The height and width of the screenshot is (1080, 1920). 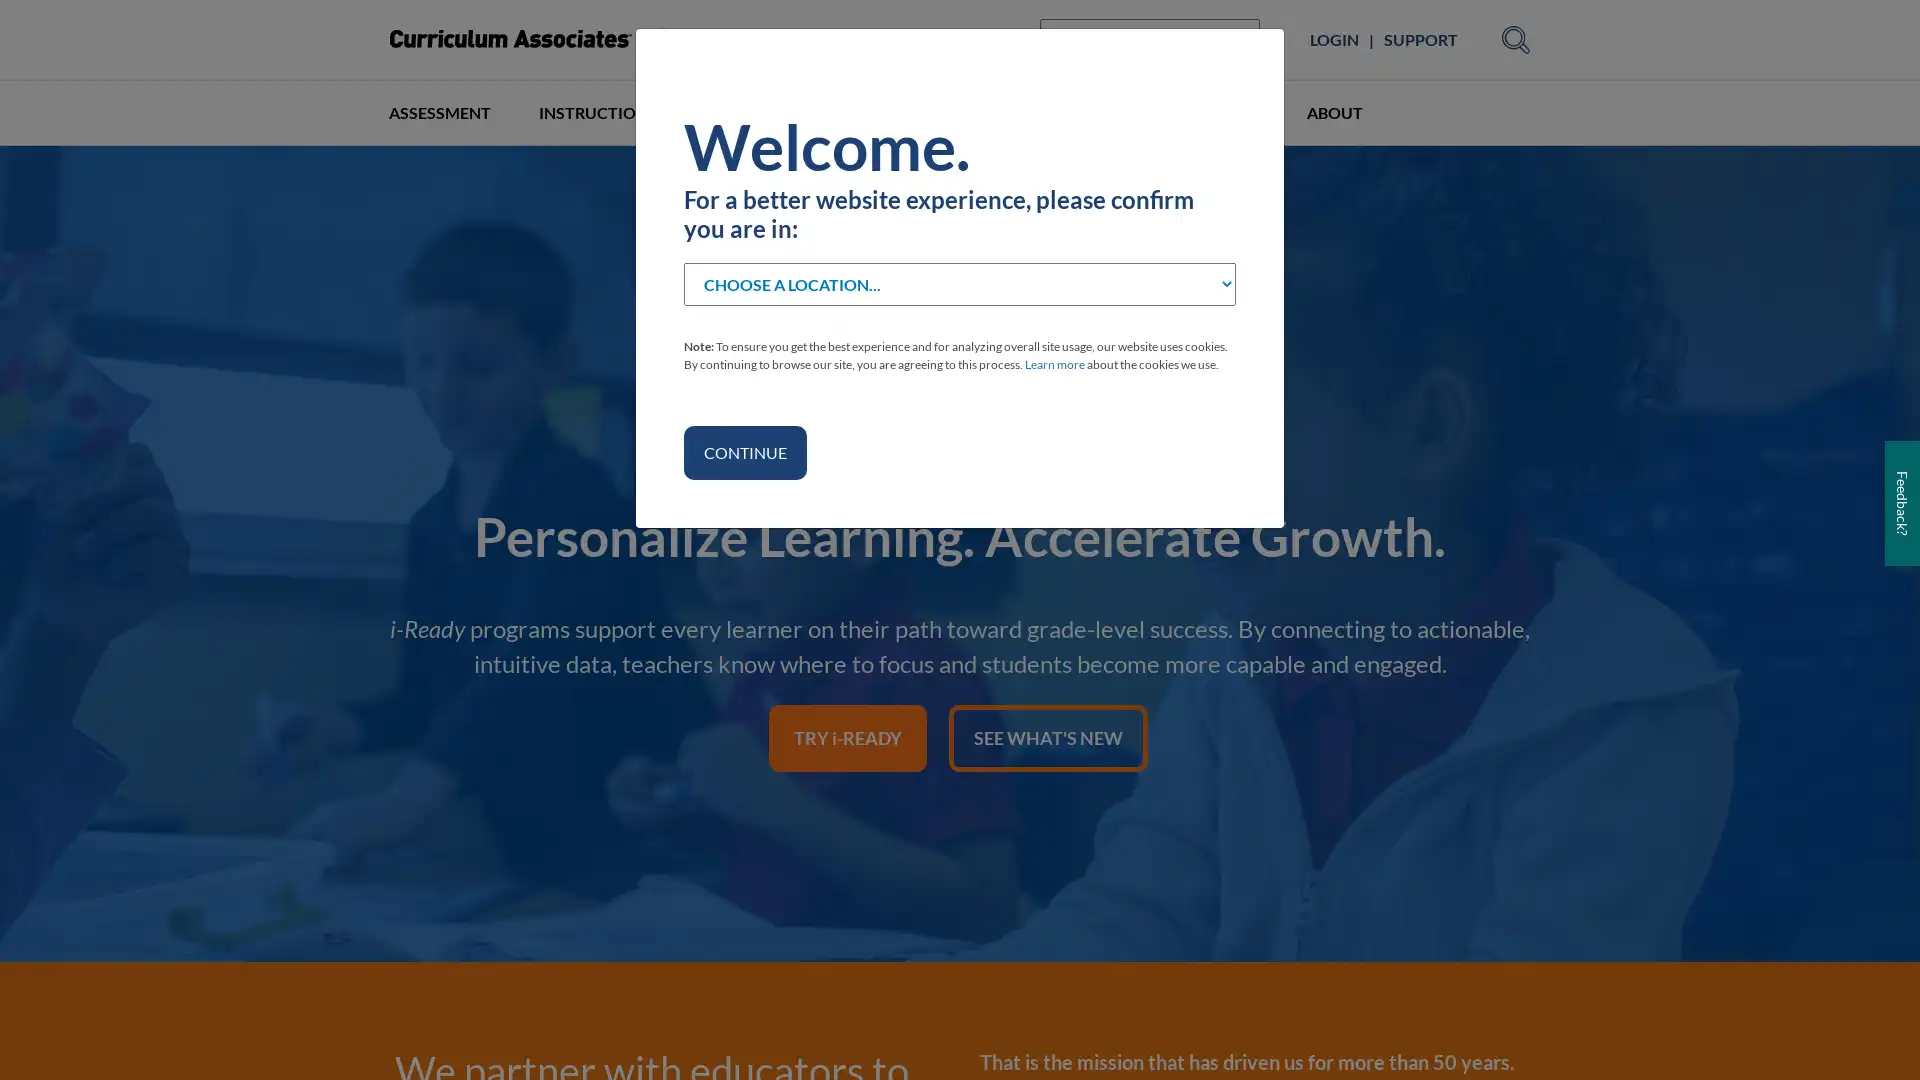 What do you see at coordinates (1516, 39) in the screenshot?
I see `Submit Search` at bounding box center [1516, 39].